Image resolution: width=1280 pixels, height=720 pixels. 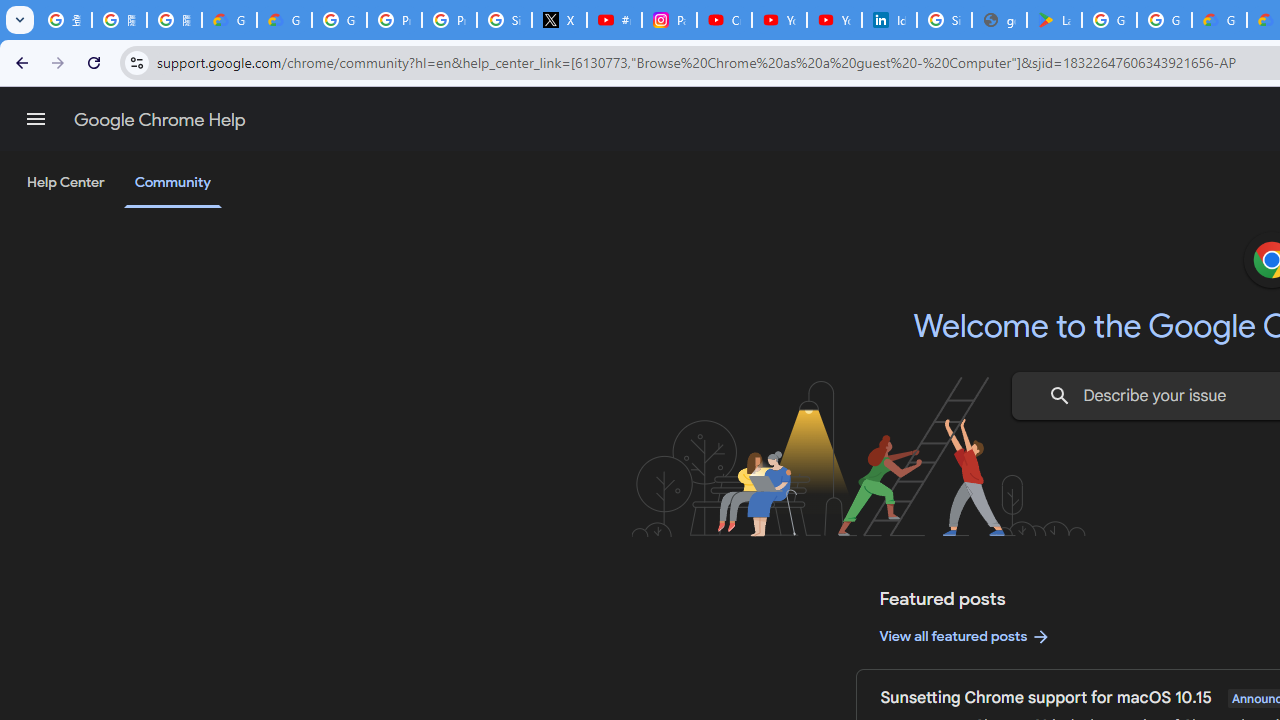 I want to click on 'View site information', so click(x=135, y=61).